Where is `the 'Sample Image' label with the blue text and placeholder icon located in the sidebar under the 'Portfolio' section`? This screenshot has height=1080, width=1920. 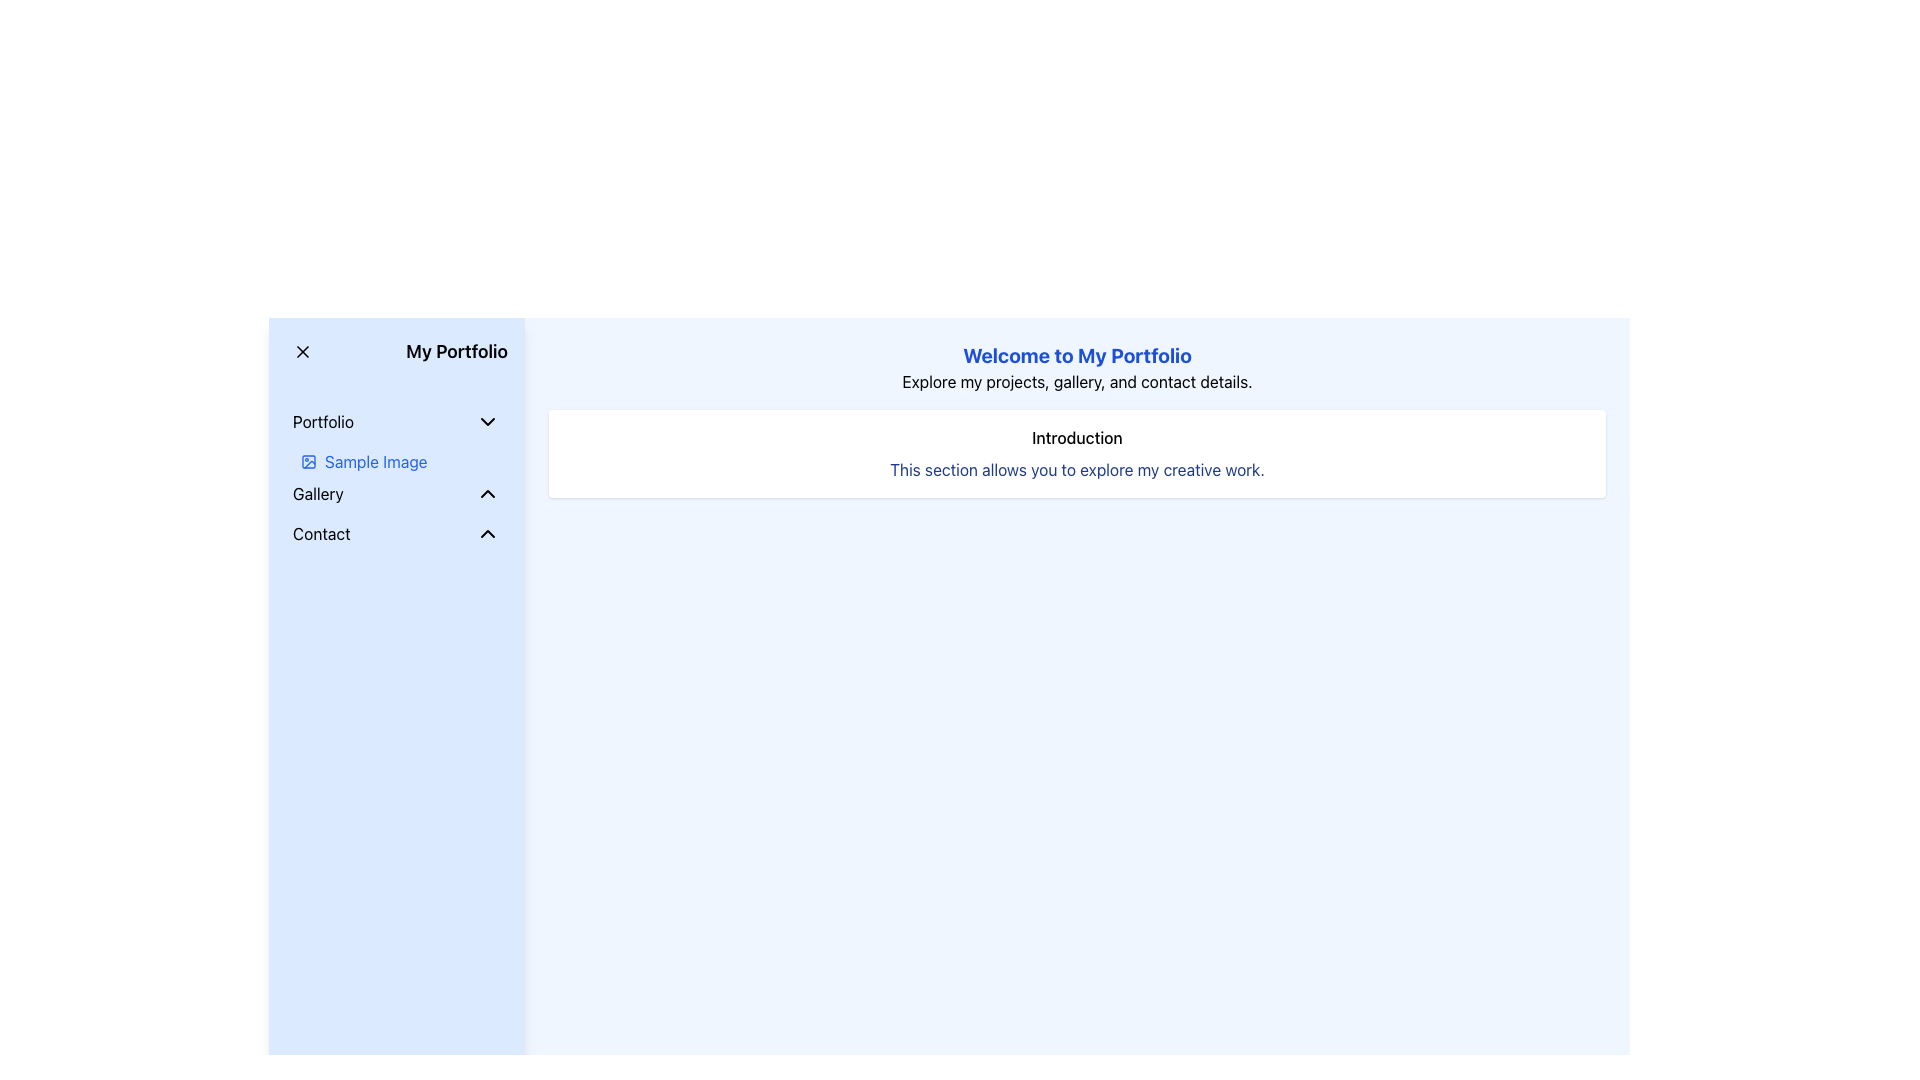 the 'Sample Image' label with the blue text and placeholder icon located in the sidebar under the 'Portfolio' section is located at coordinates (396, 462).